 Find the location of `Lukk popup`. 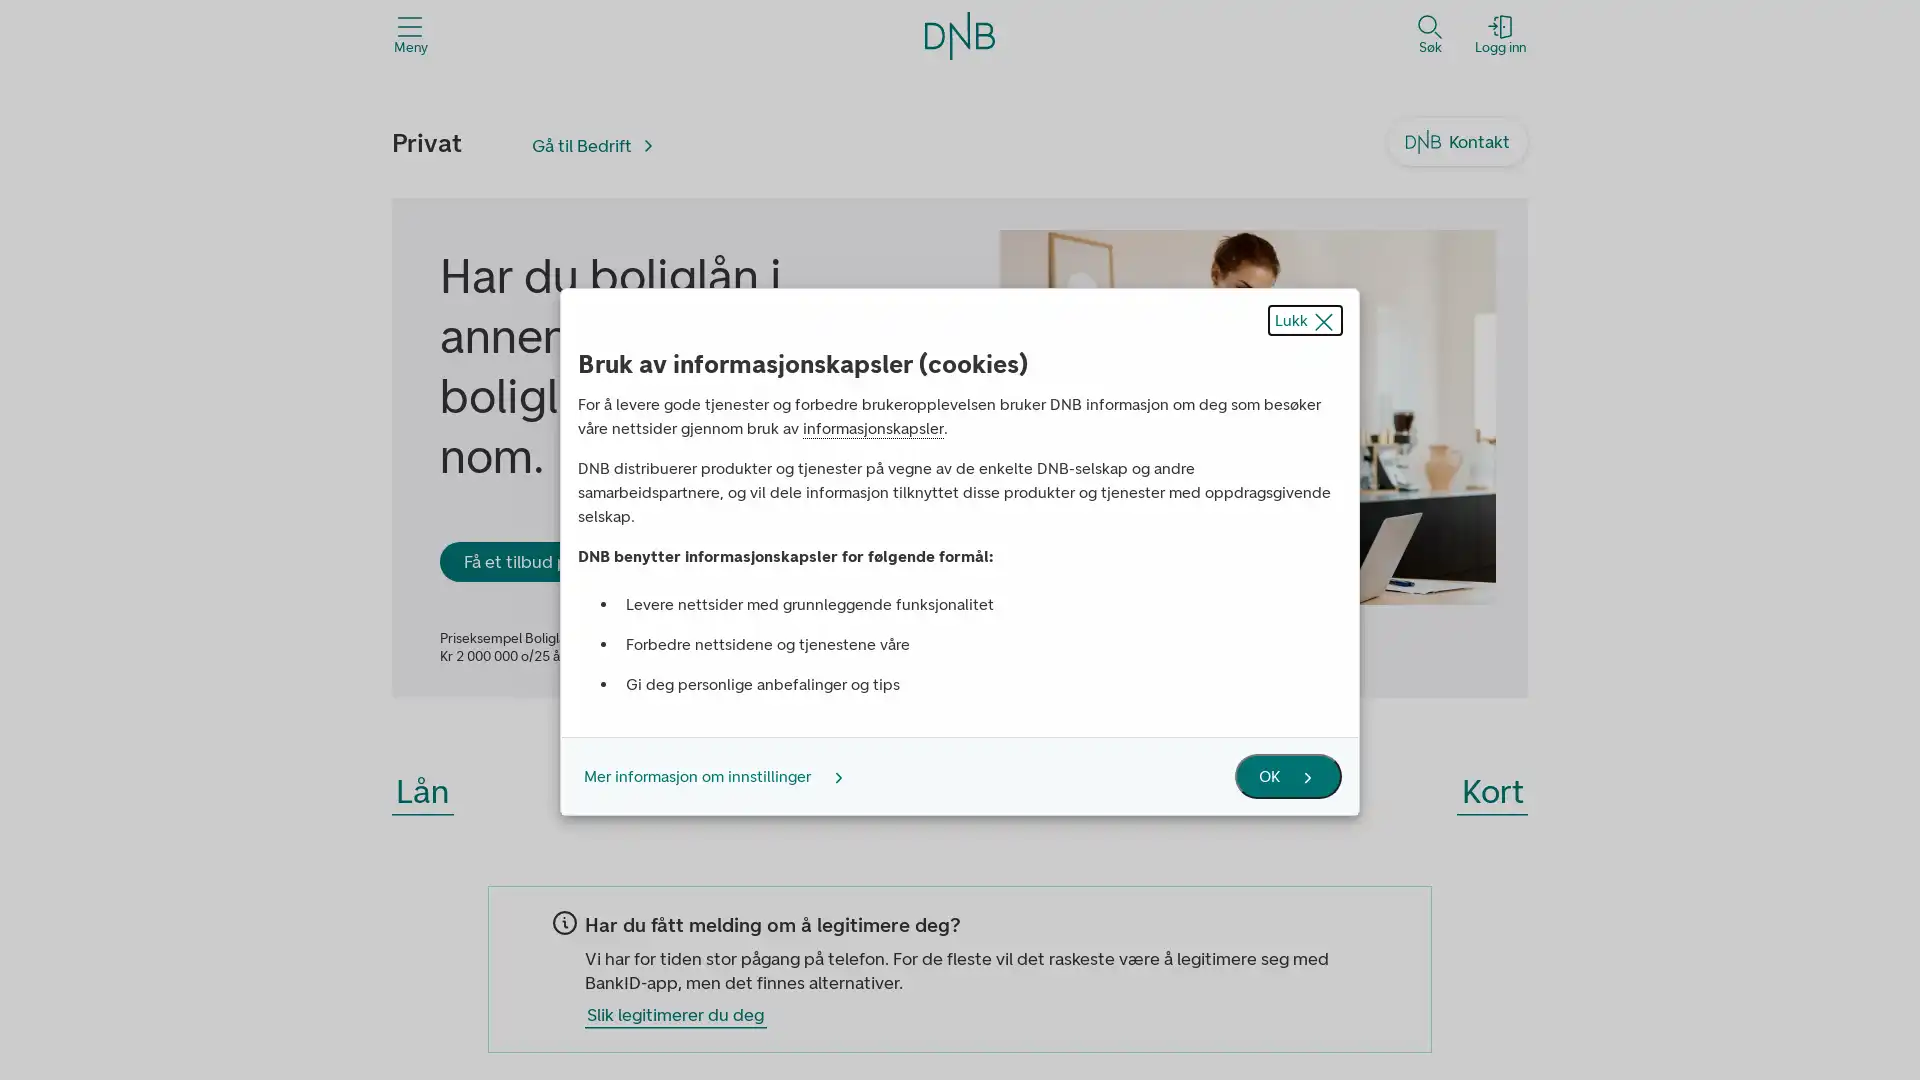

Lukk popup is located at coordinates (1305, 318).